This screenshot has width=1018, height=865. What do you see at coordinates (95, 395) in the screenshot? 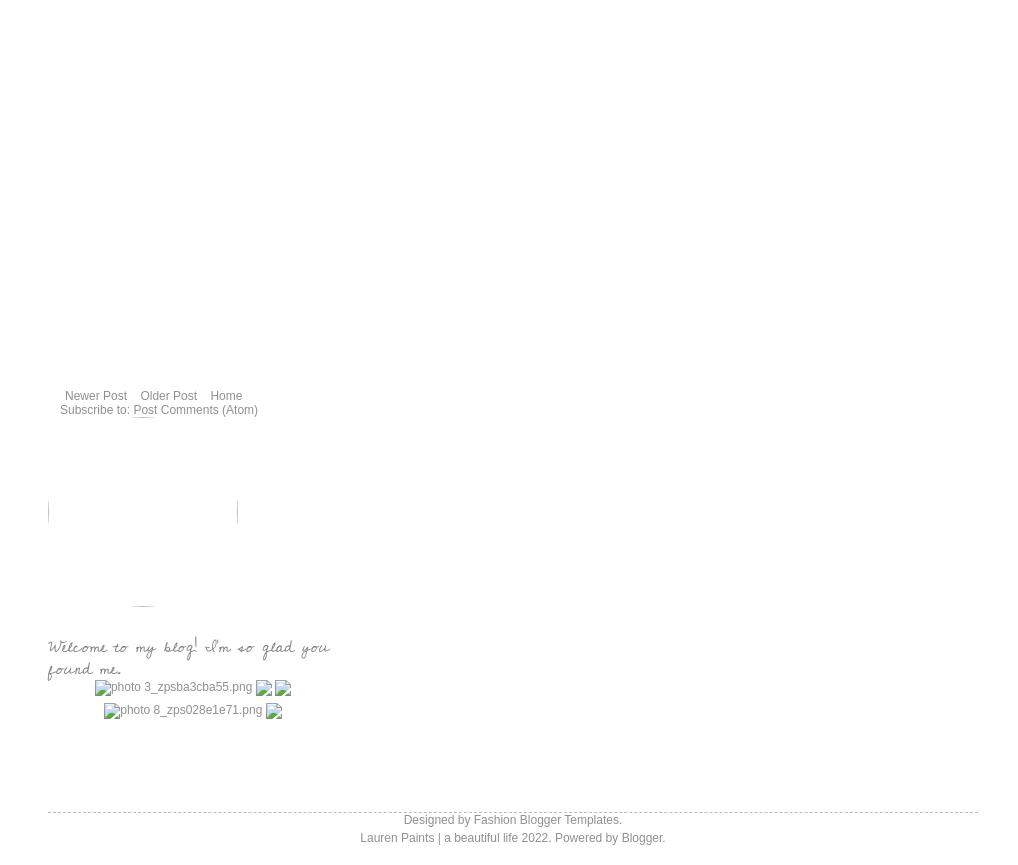
I see `'Newer Post'` at bounding box center [95, 395].